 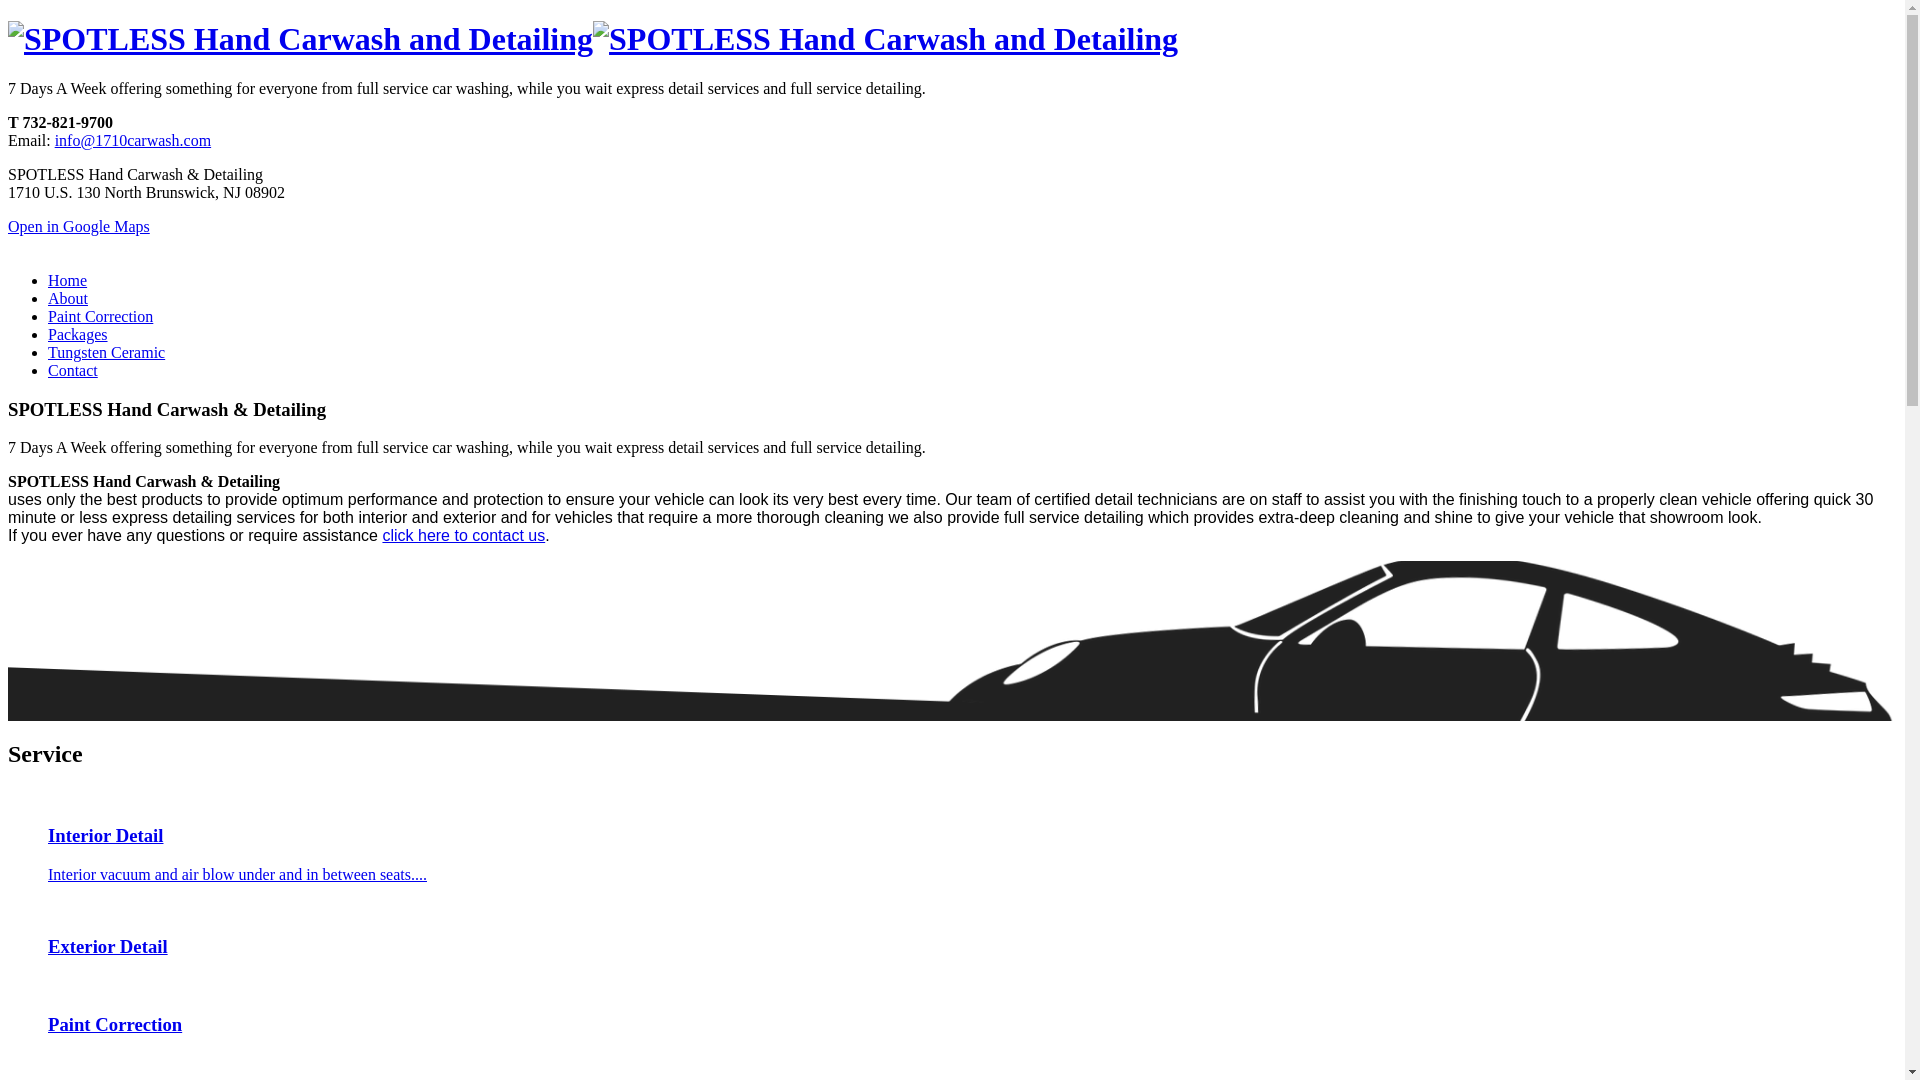 I want to click on 'Open in Google Maps', so click(x=8, y=225).